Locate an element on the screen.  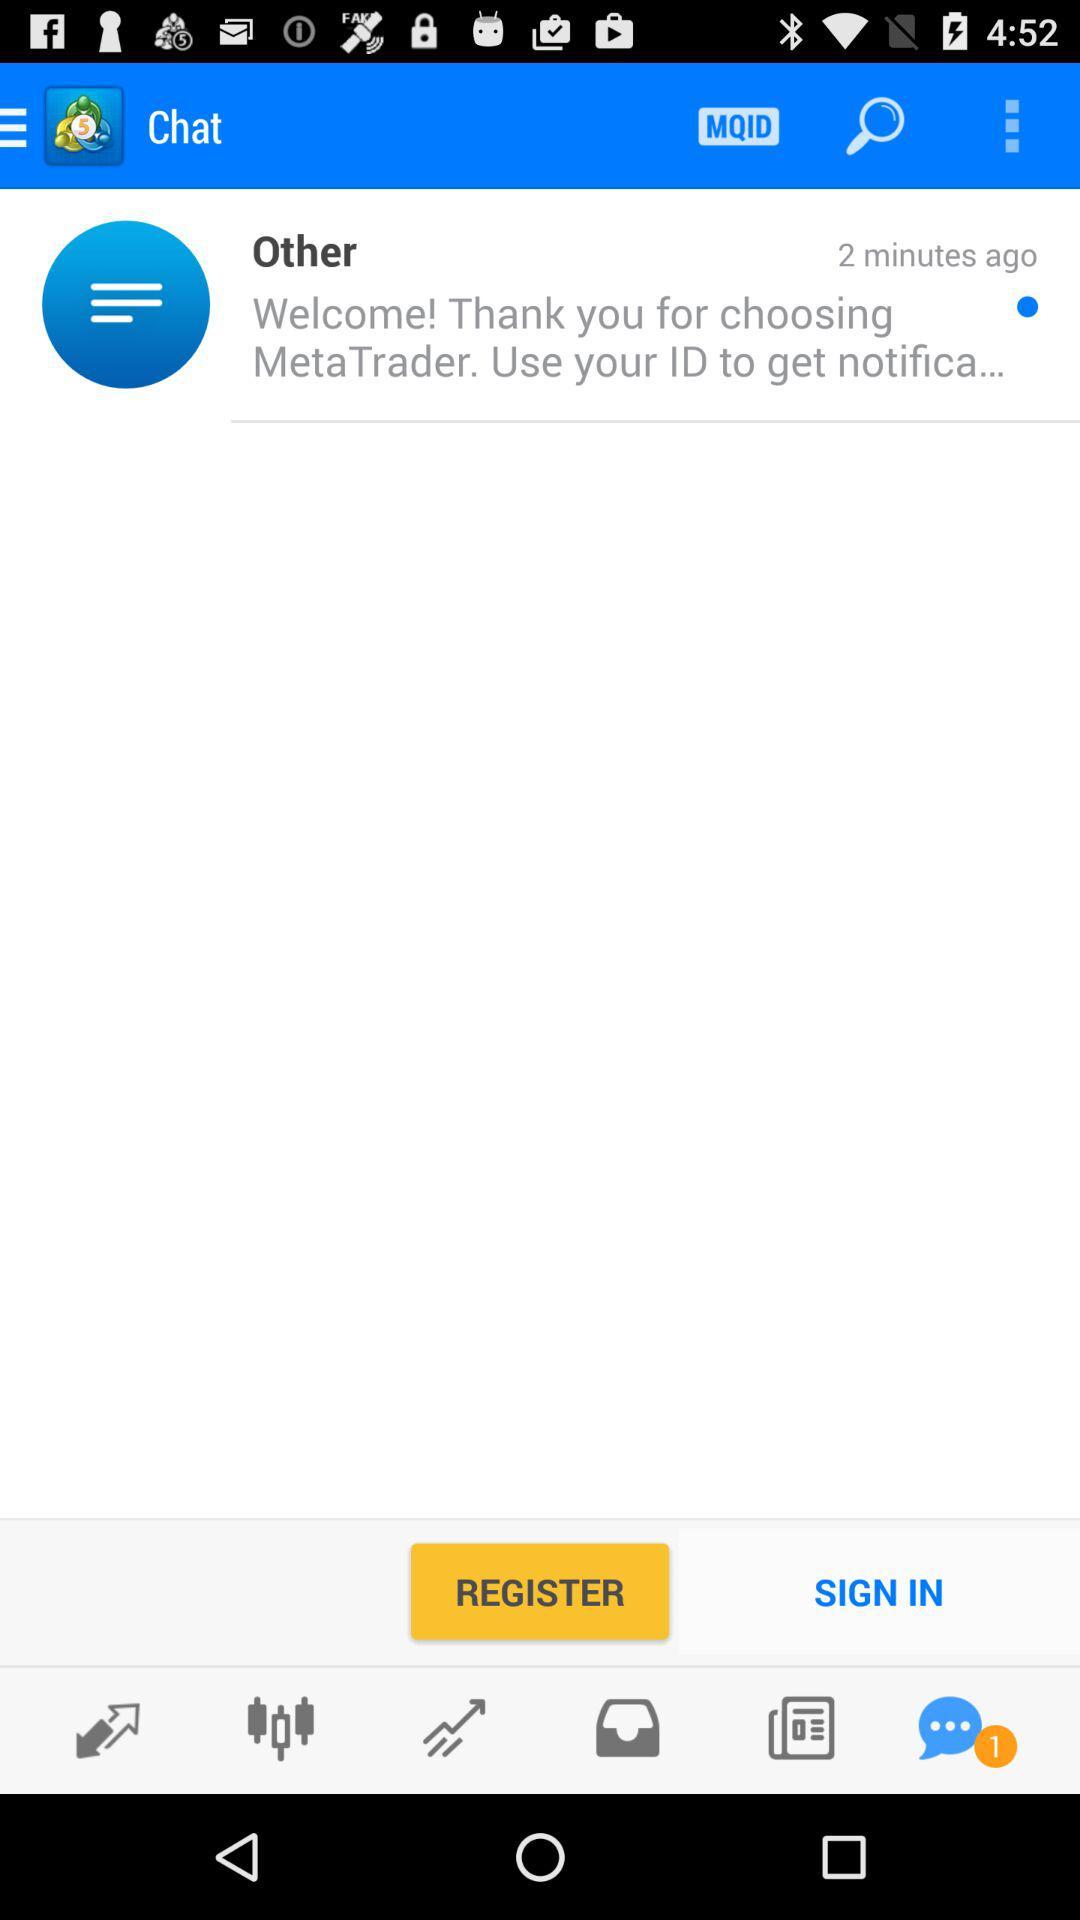
sign in icon is located at coordinates (878, 1590).